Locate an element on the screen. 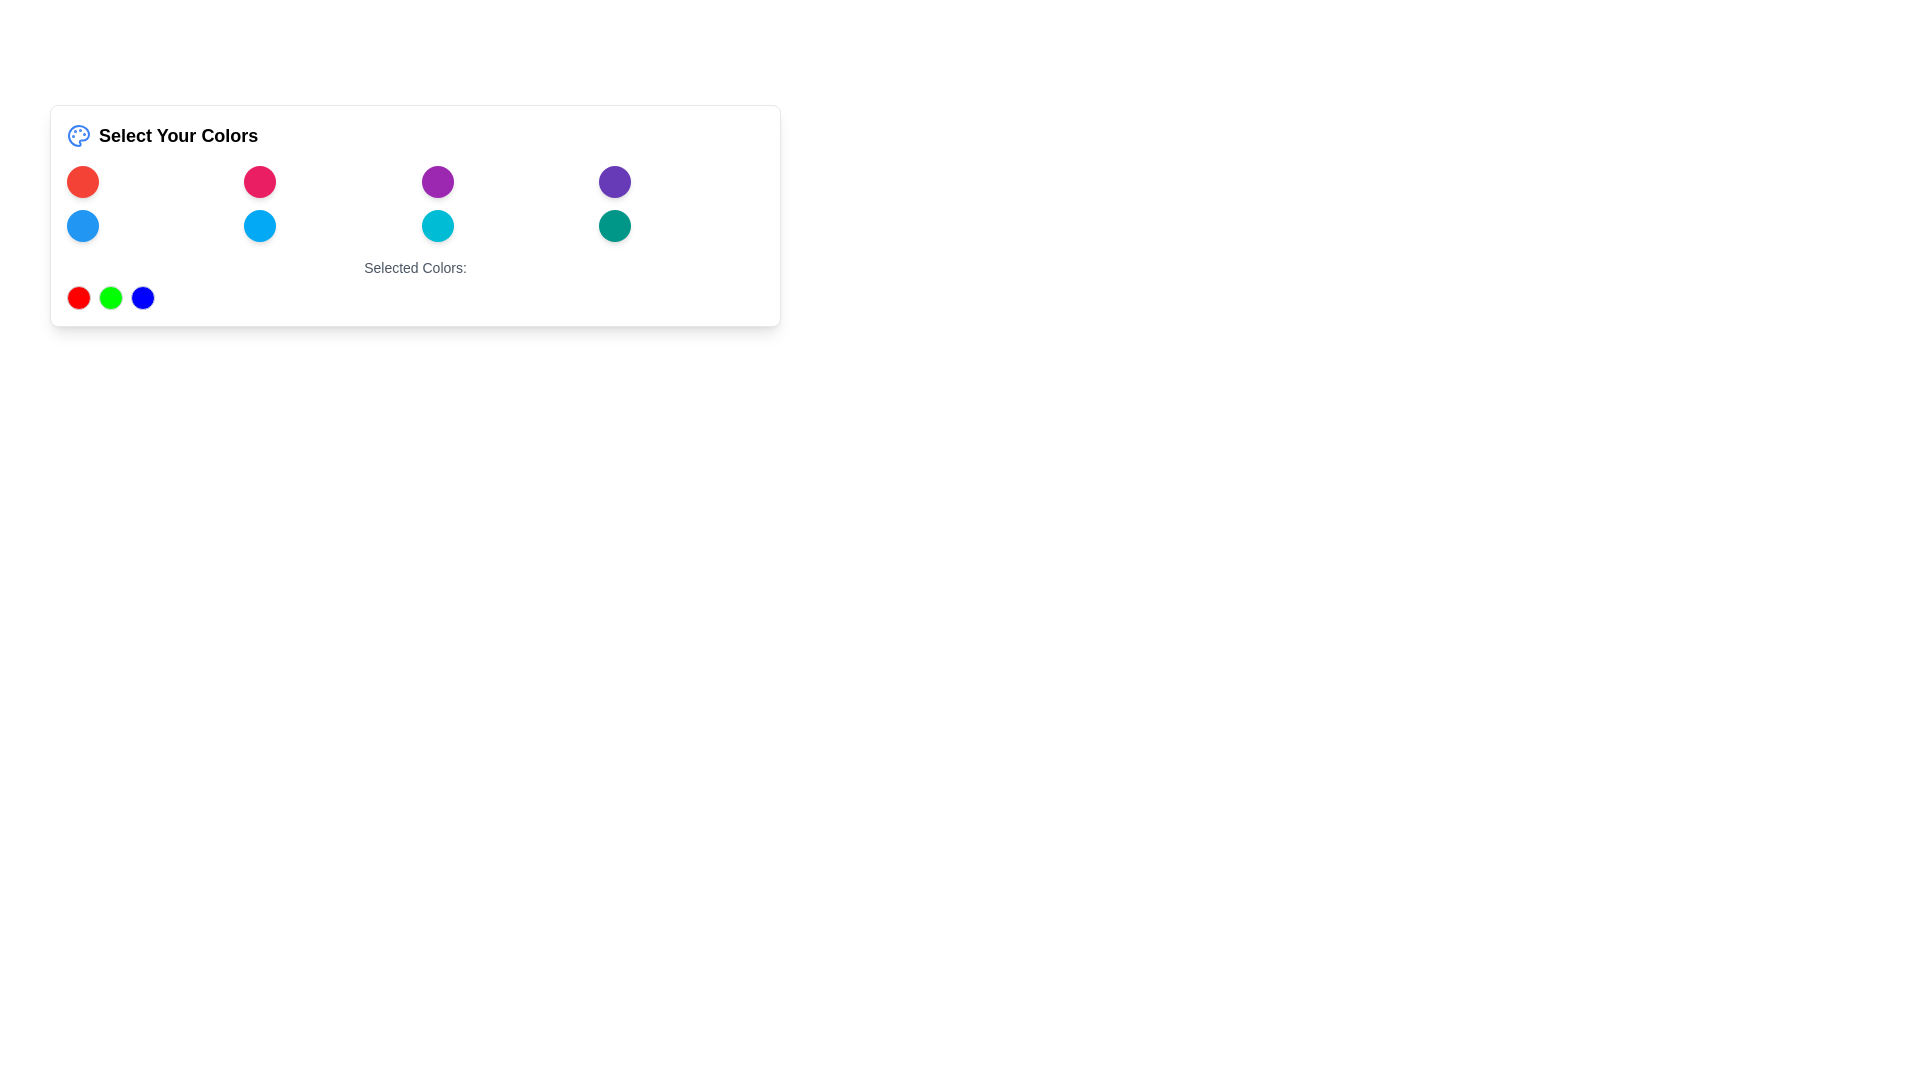 This screenshot has height=1080, width=1920. the circular button located in the second row and first column of the grid is located at coordinates (81, 225).